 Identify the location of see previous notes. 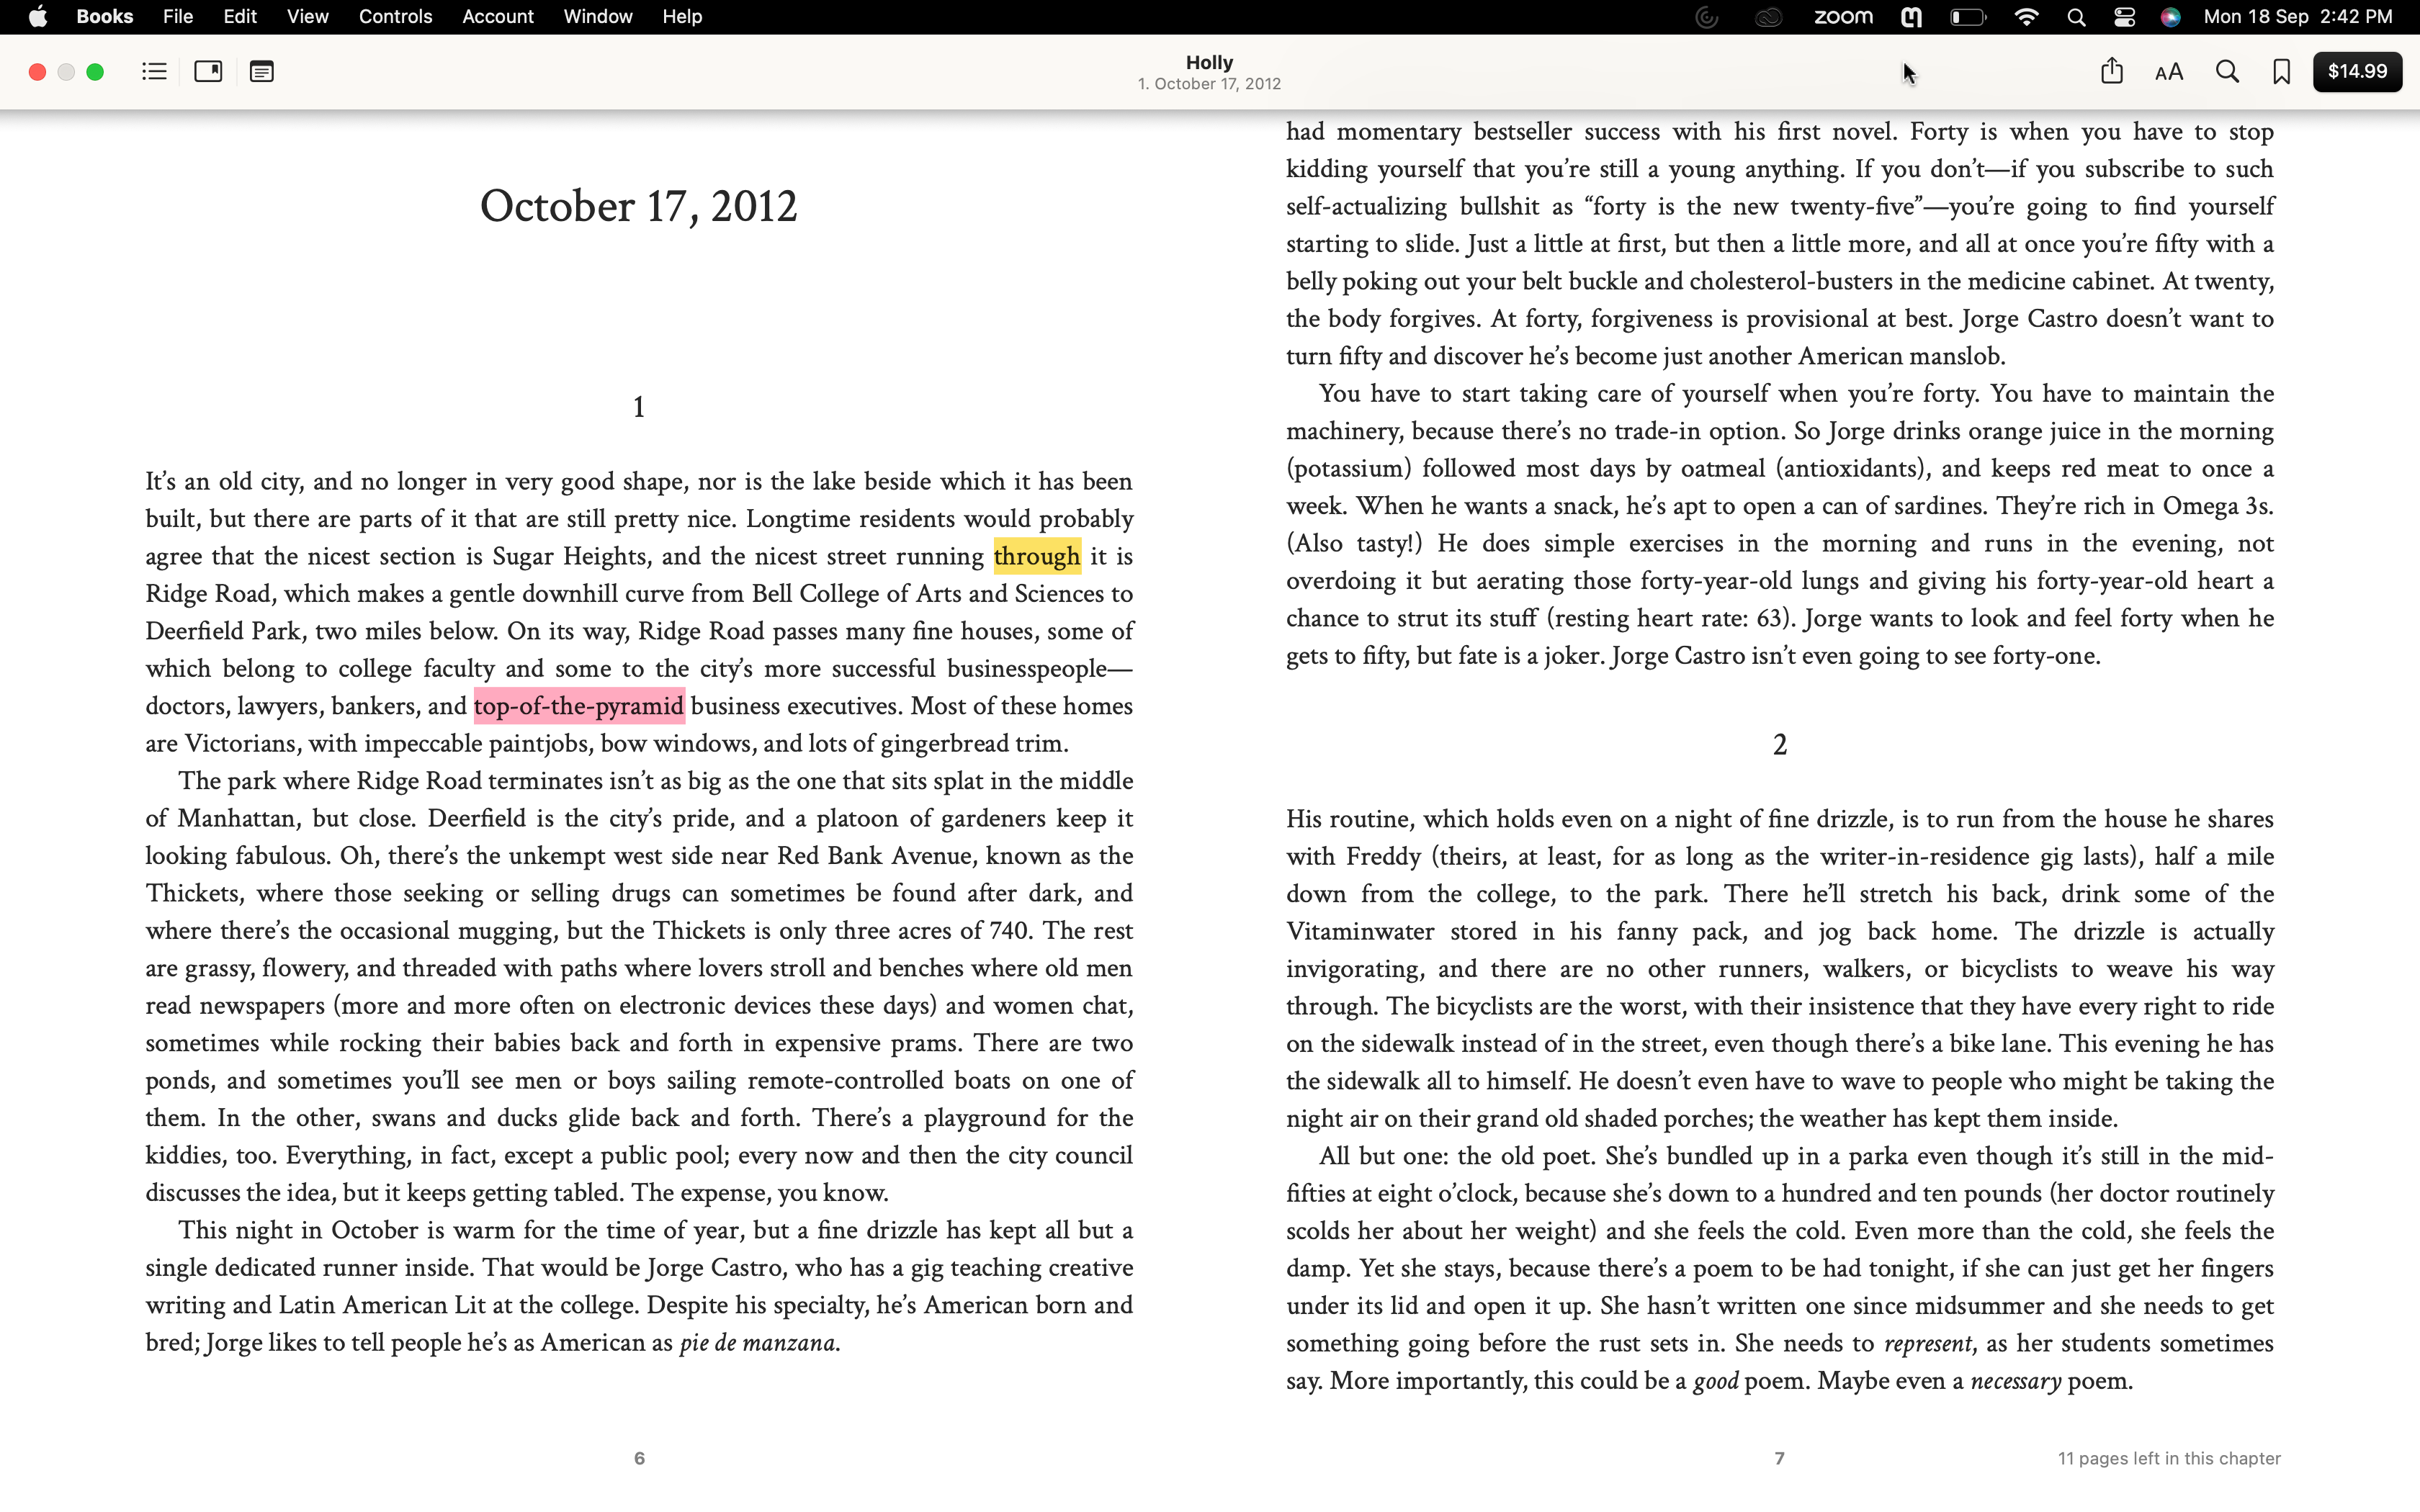
(890560, 149688).